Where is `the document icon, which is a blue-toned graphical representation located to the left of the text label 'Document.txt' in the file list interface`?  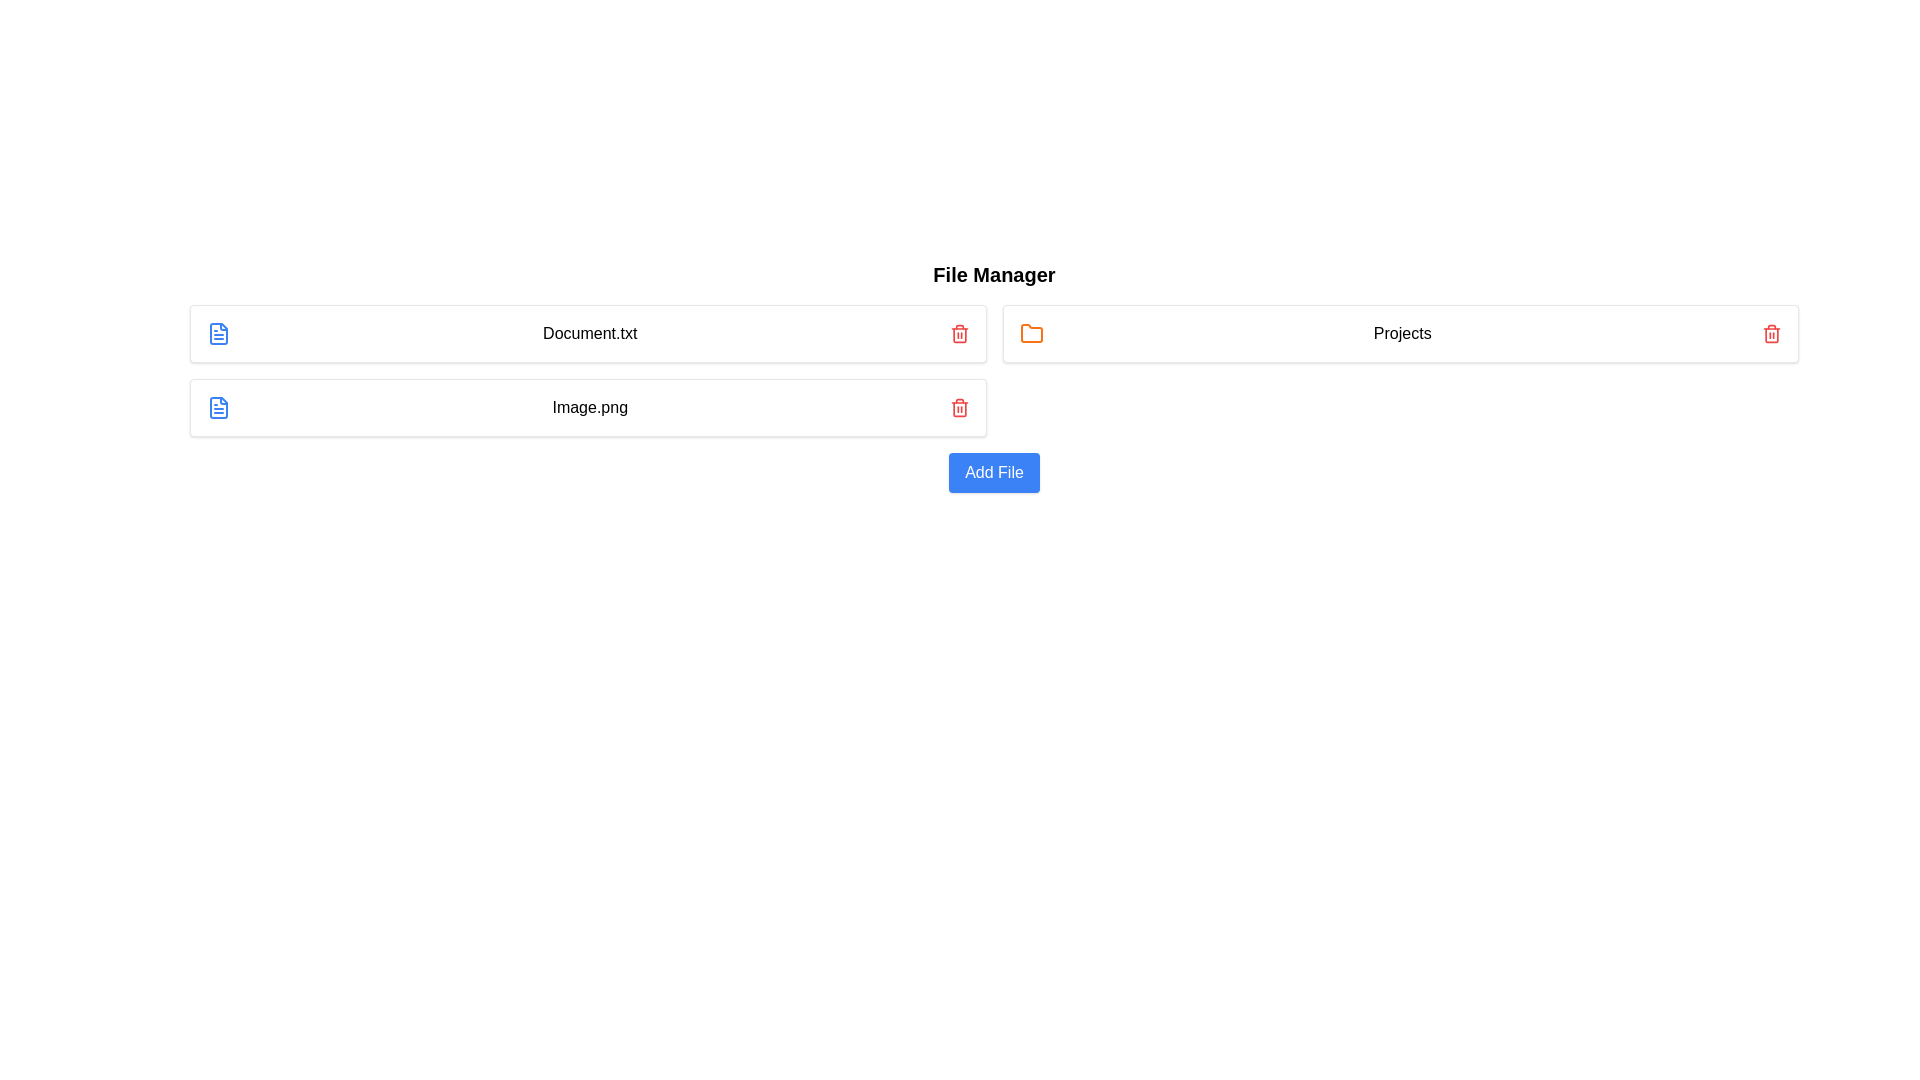 the document icon, which is a blue-toned graphical representation located to the left of the text label 'Document.txt' in the file list interface is located at coordinates (219, 333).